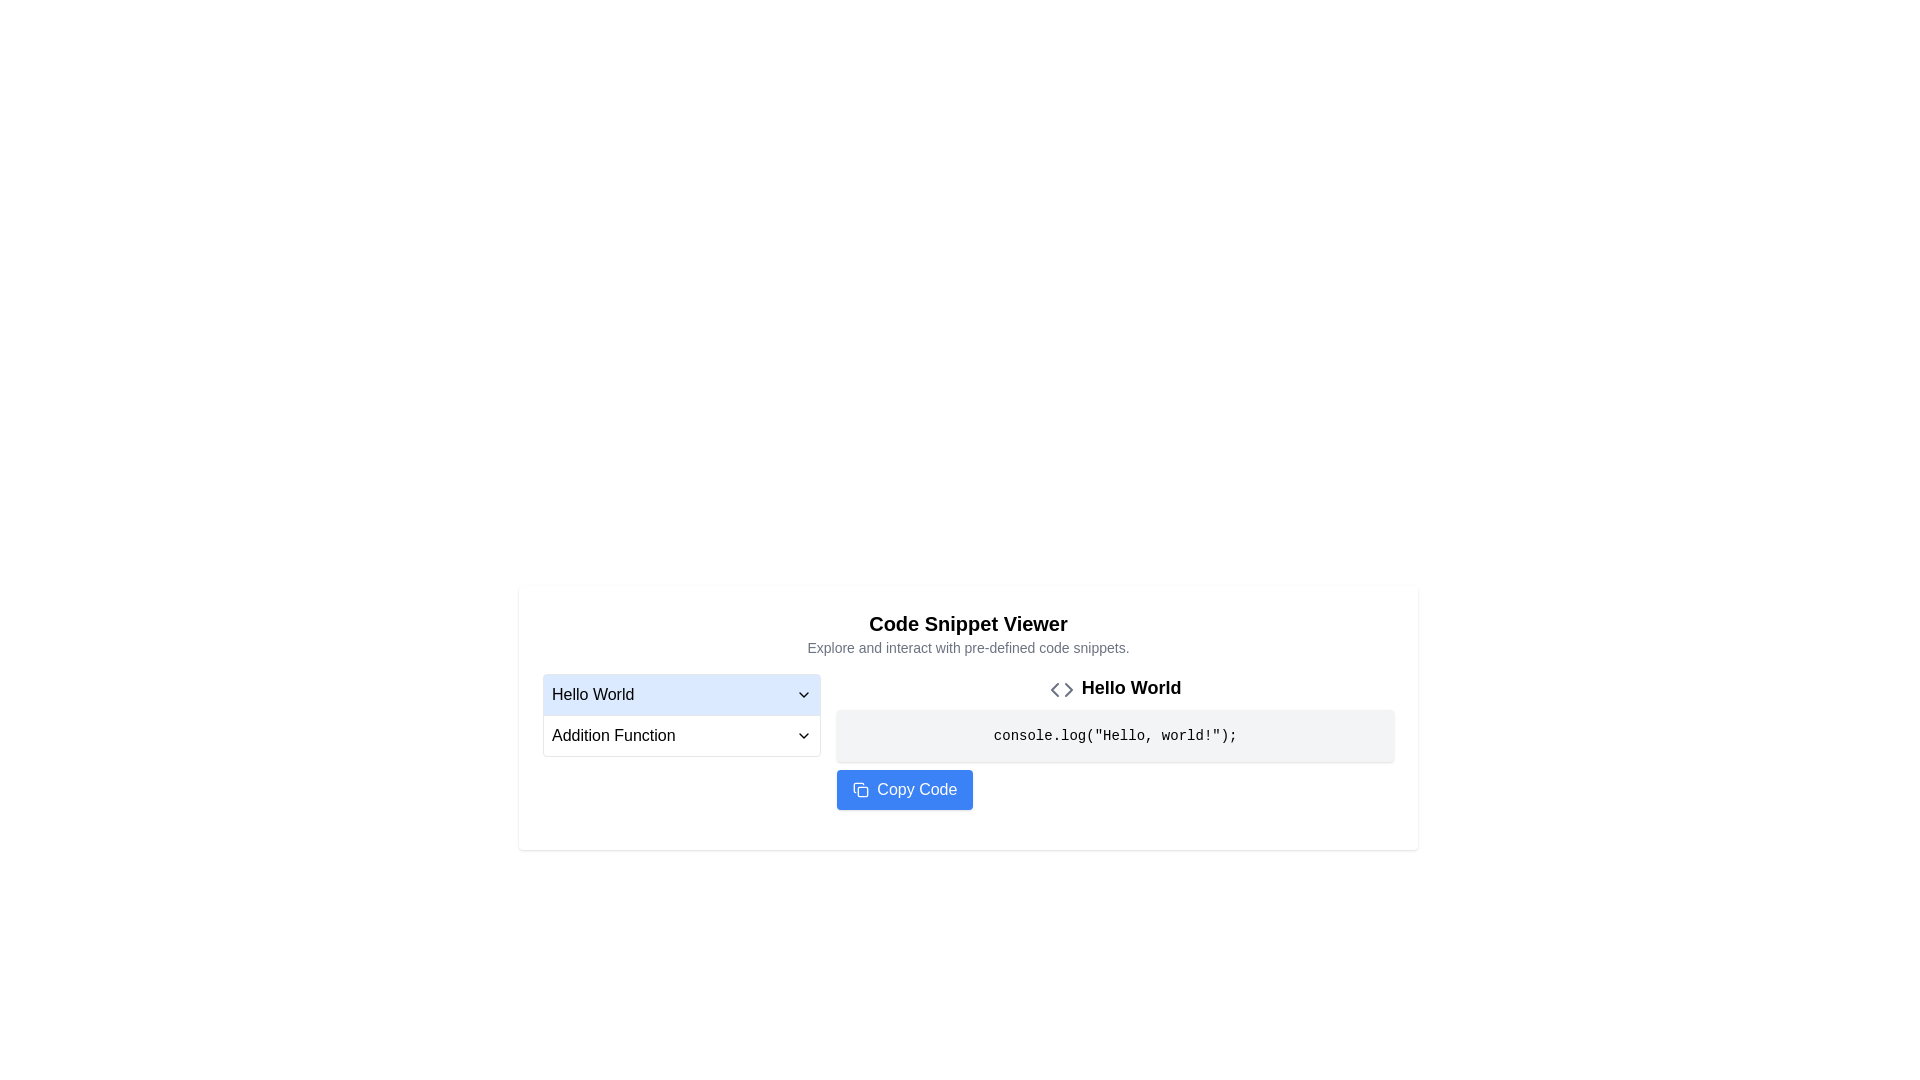 This screenshot has width=1920, height=1080. What do you see at coordinates (968, 741) in the screenshot?
I see `the Code block display area located in the bottom right section of the interface, beneath the 'Hello World' and 'Addition Function' dropdowns` at bounding box center [968, 741].